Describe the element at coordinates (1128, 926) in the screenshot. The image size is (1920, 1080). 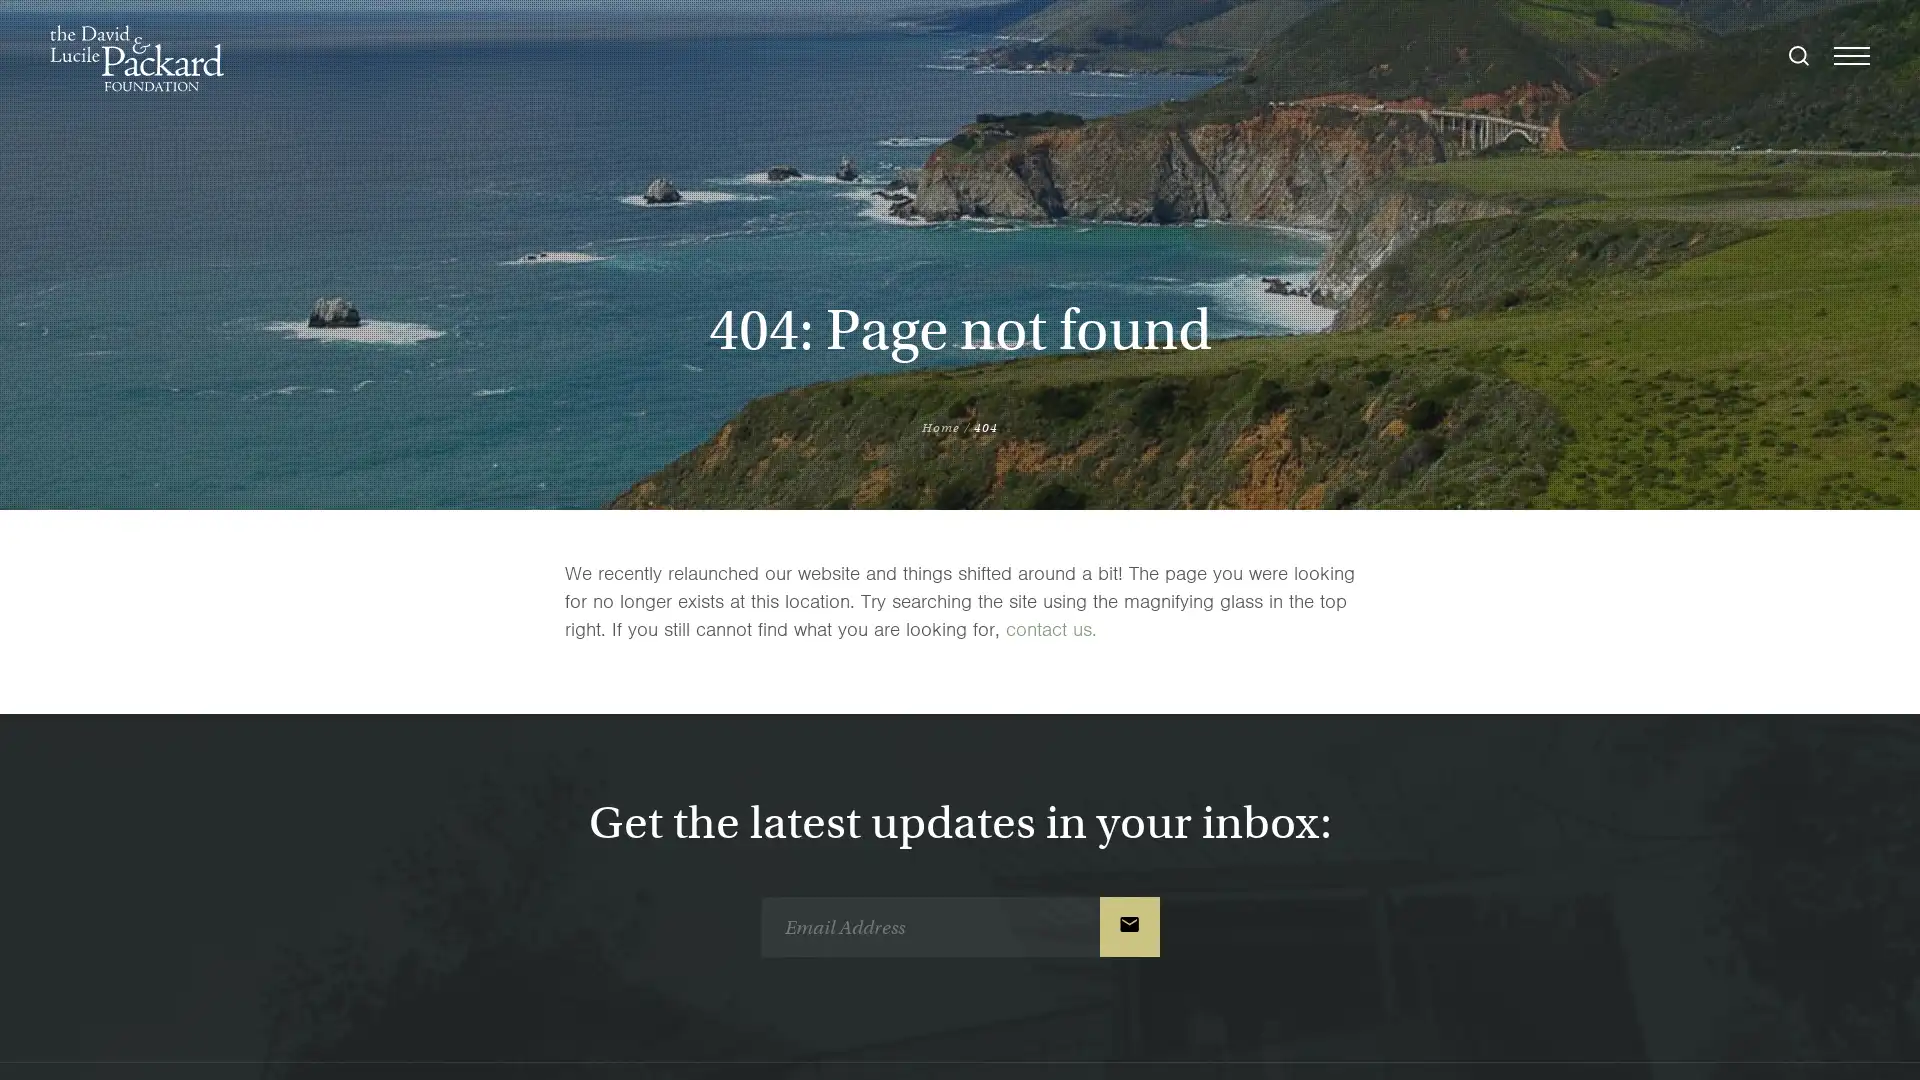
I see `mSubmit` at that location.